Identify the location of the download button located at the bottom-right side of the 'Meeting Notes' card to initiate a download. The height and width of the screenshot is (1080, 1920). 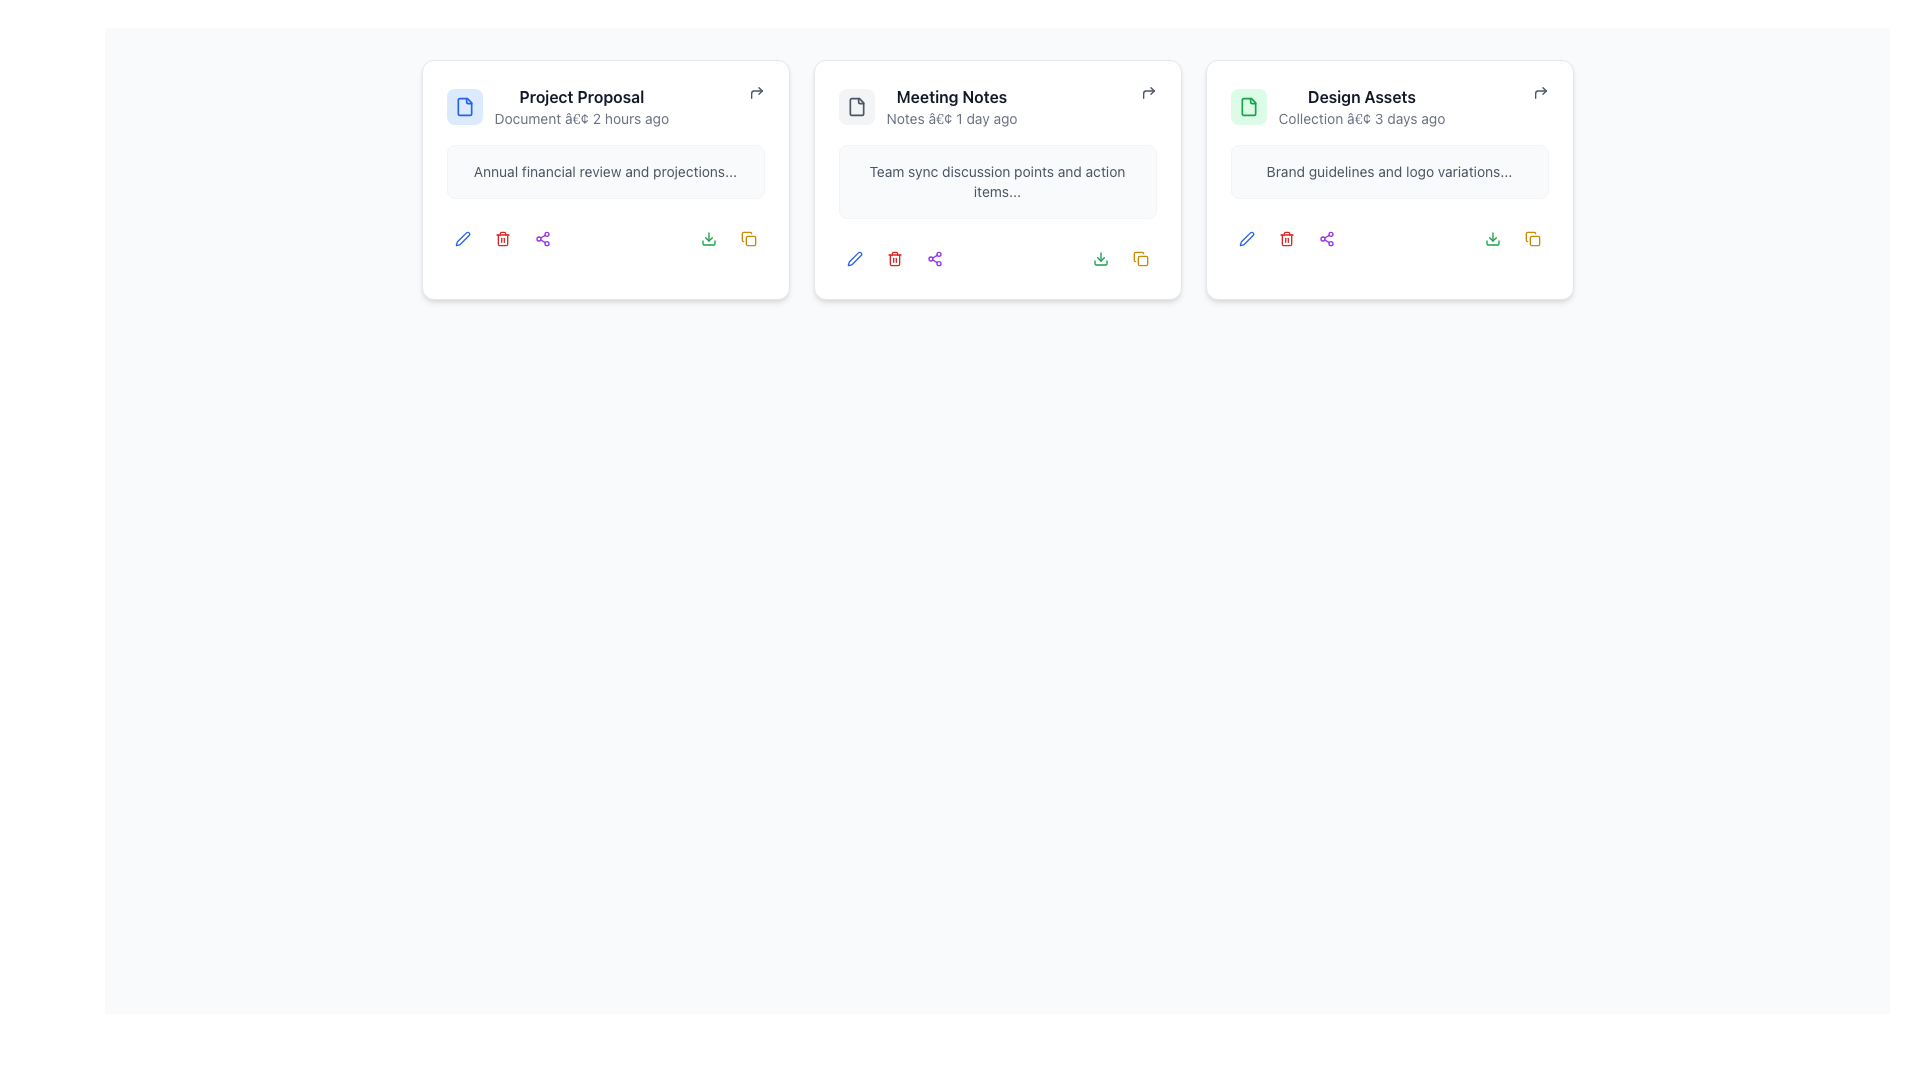
(1099, 257).